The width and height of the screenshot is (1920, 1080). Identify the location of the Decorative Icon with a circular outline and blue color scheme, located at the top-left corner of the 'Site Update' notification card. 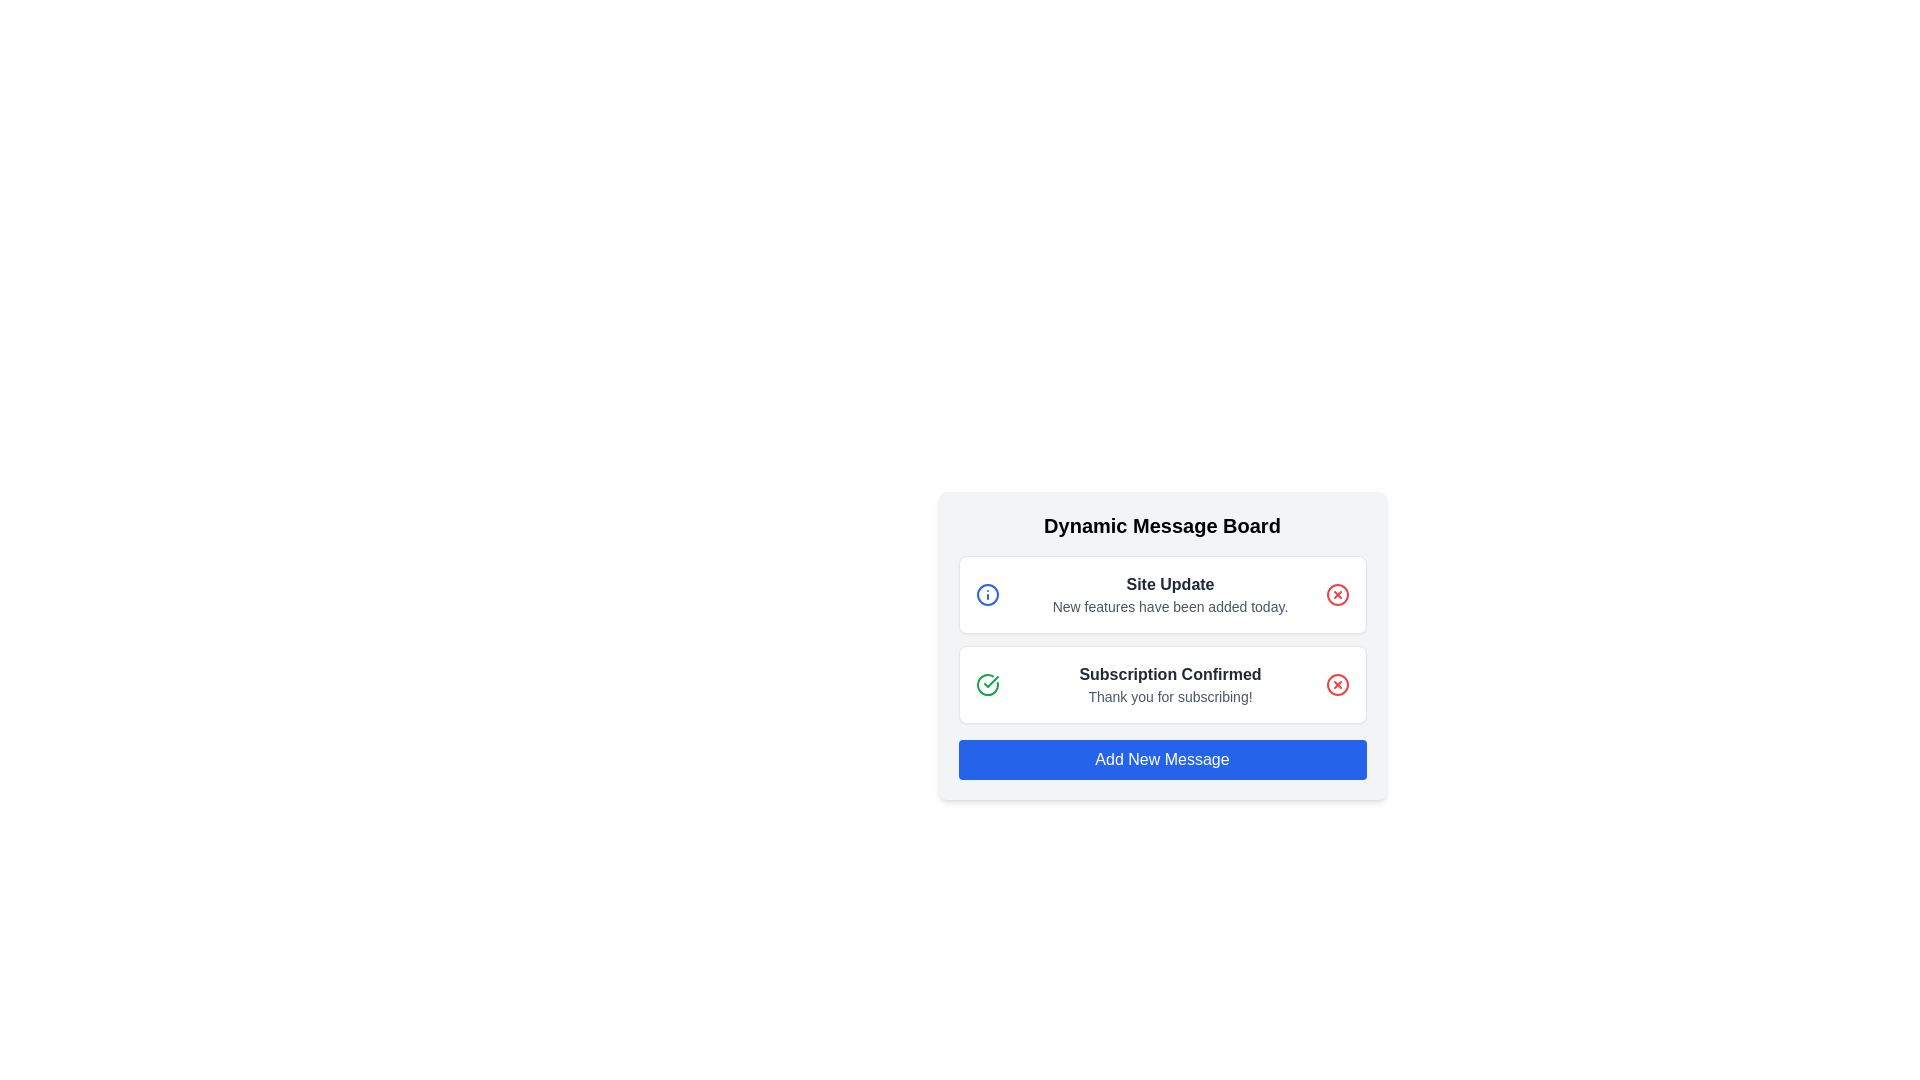
(987, 593).